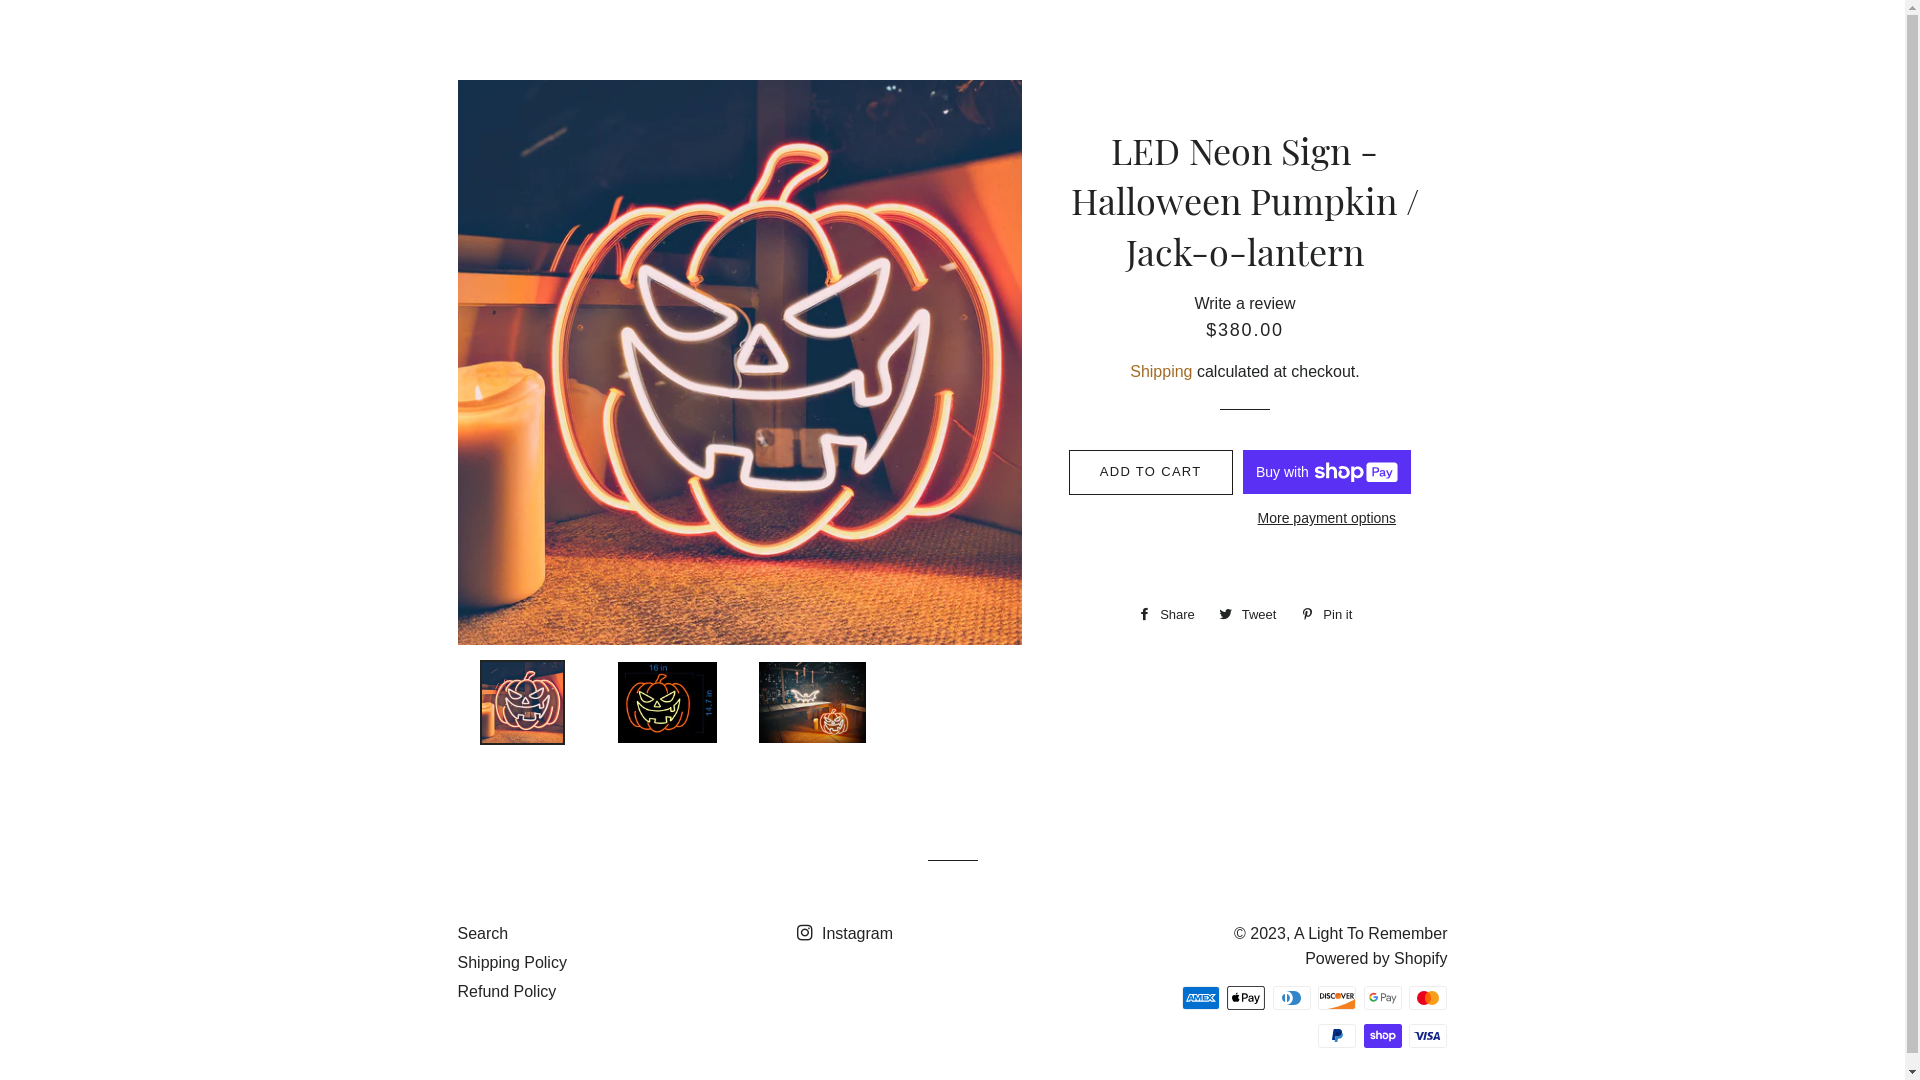 The height and width of the screenshot is (1080, 1920). Describe the element at coordinates (1161, 371) in the screenshot. I see `'Shipping'` at that location.